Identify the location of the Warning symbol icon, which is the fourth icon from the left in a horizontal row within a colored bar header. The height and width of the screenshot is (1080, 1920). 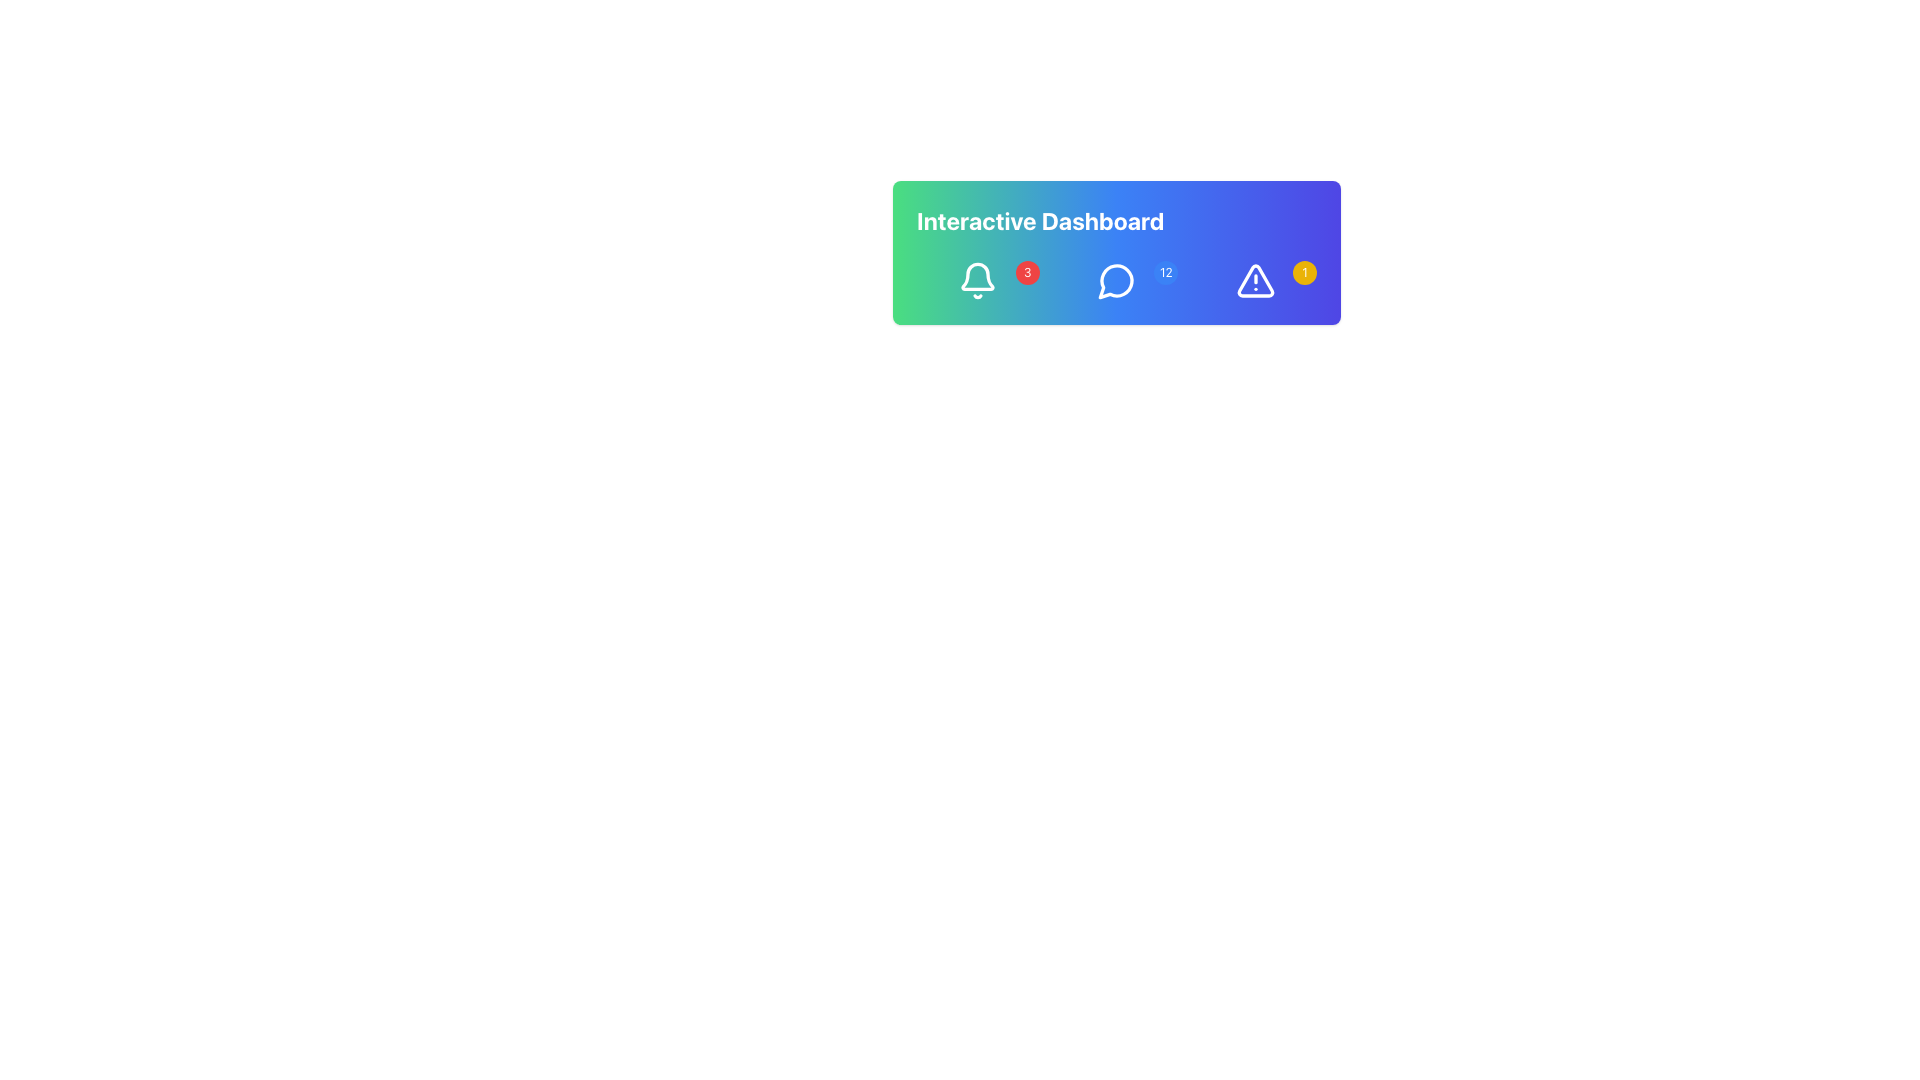
(1254, 281).